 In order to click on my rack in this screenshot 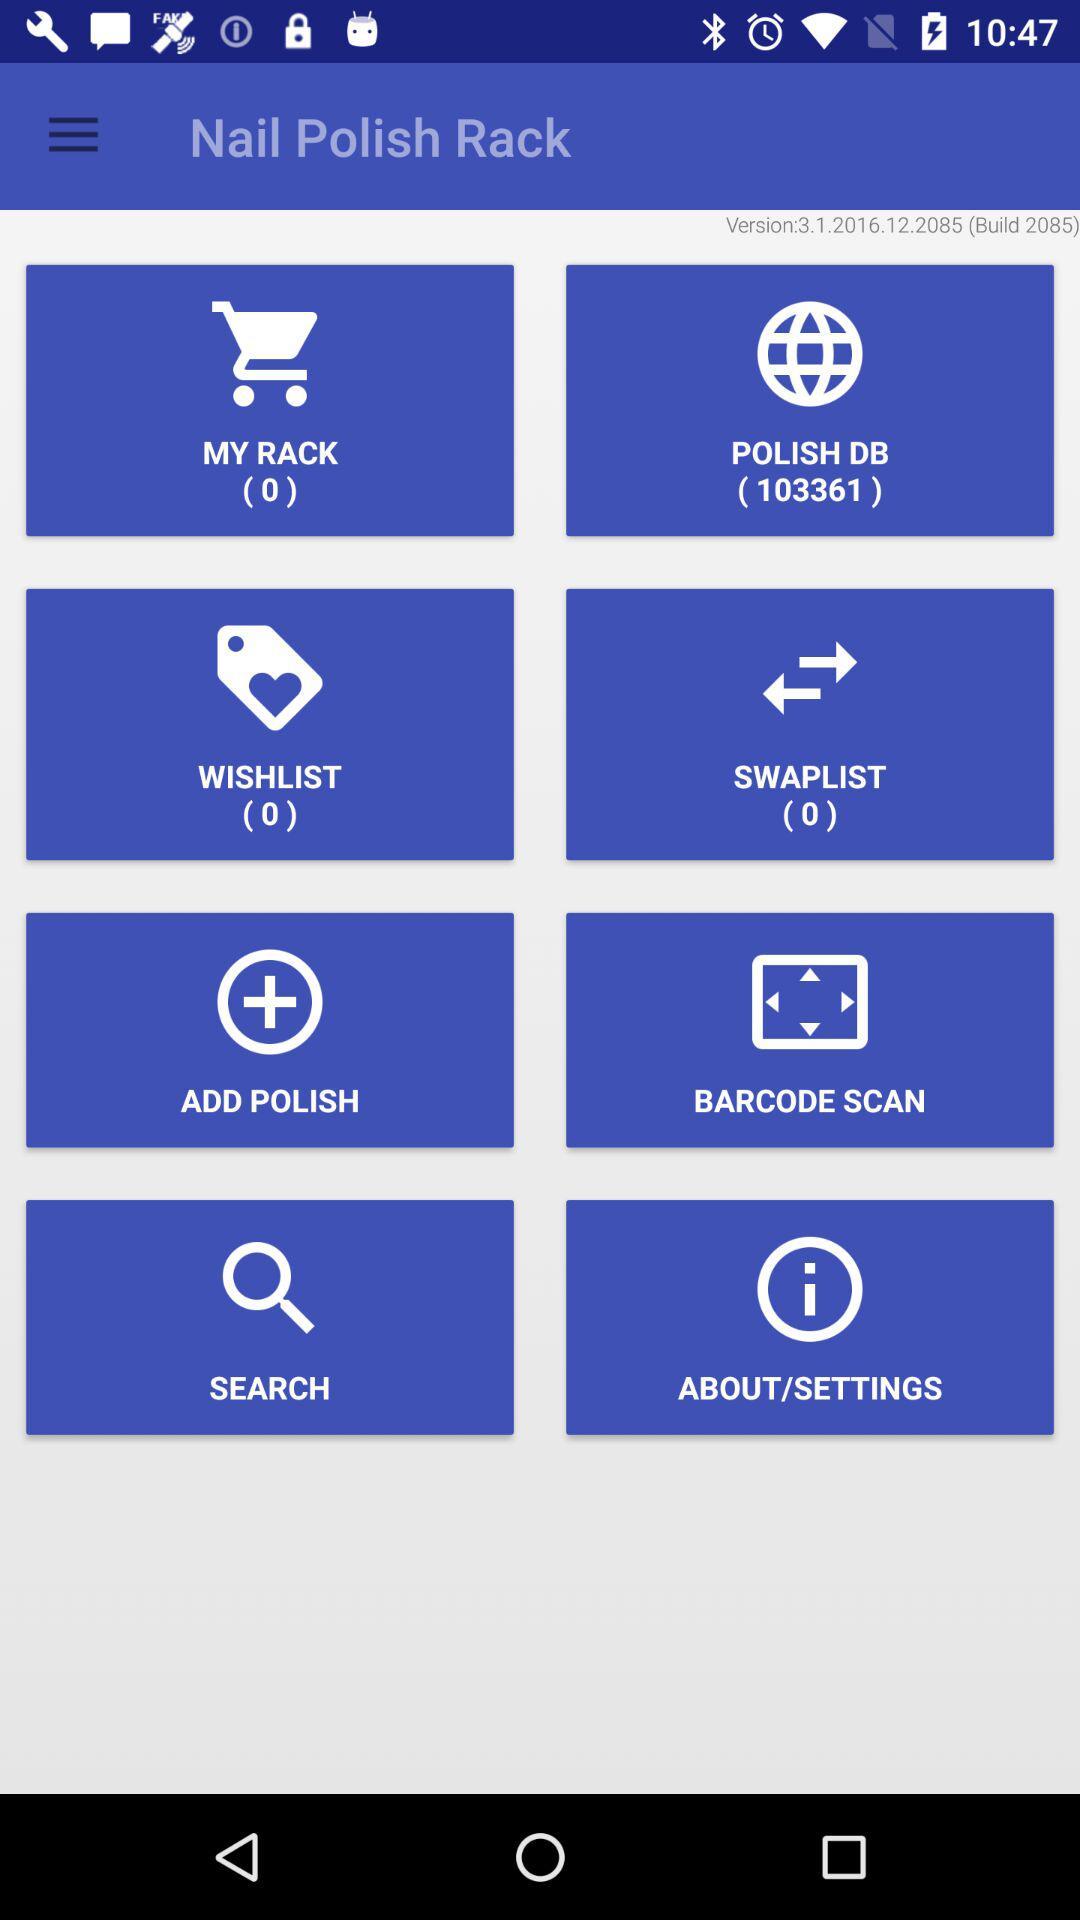, I will do `click(270, 400)`.